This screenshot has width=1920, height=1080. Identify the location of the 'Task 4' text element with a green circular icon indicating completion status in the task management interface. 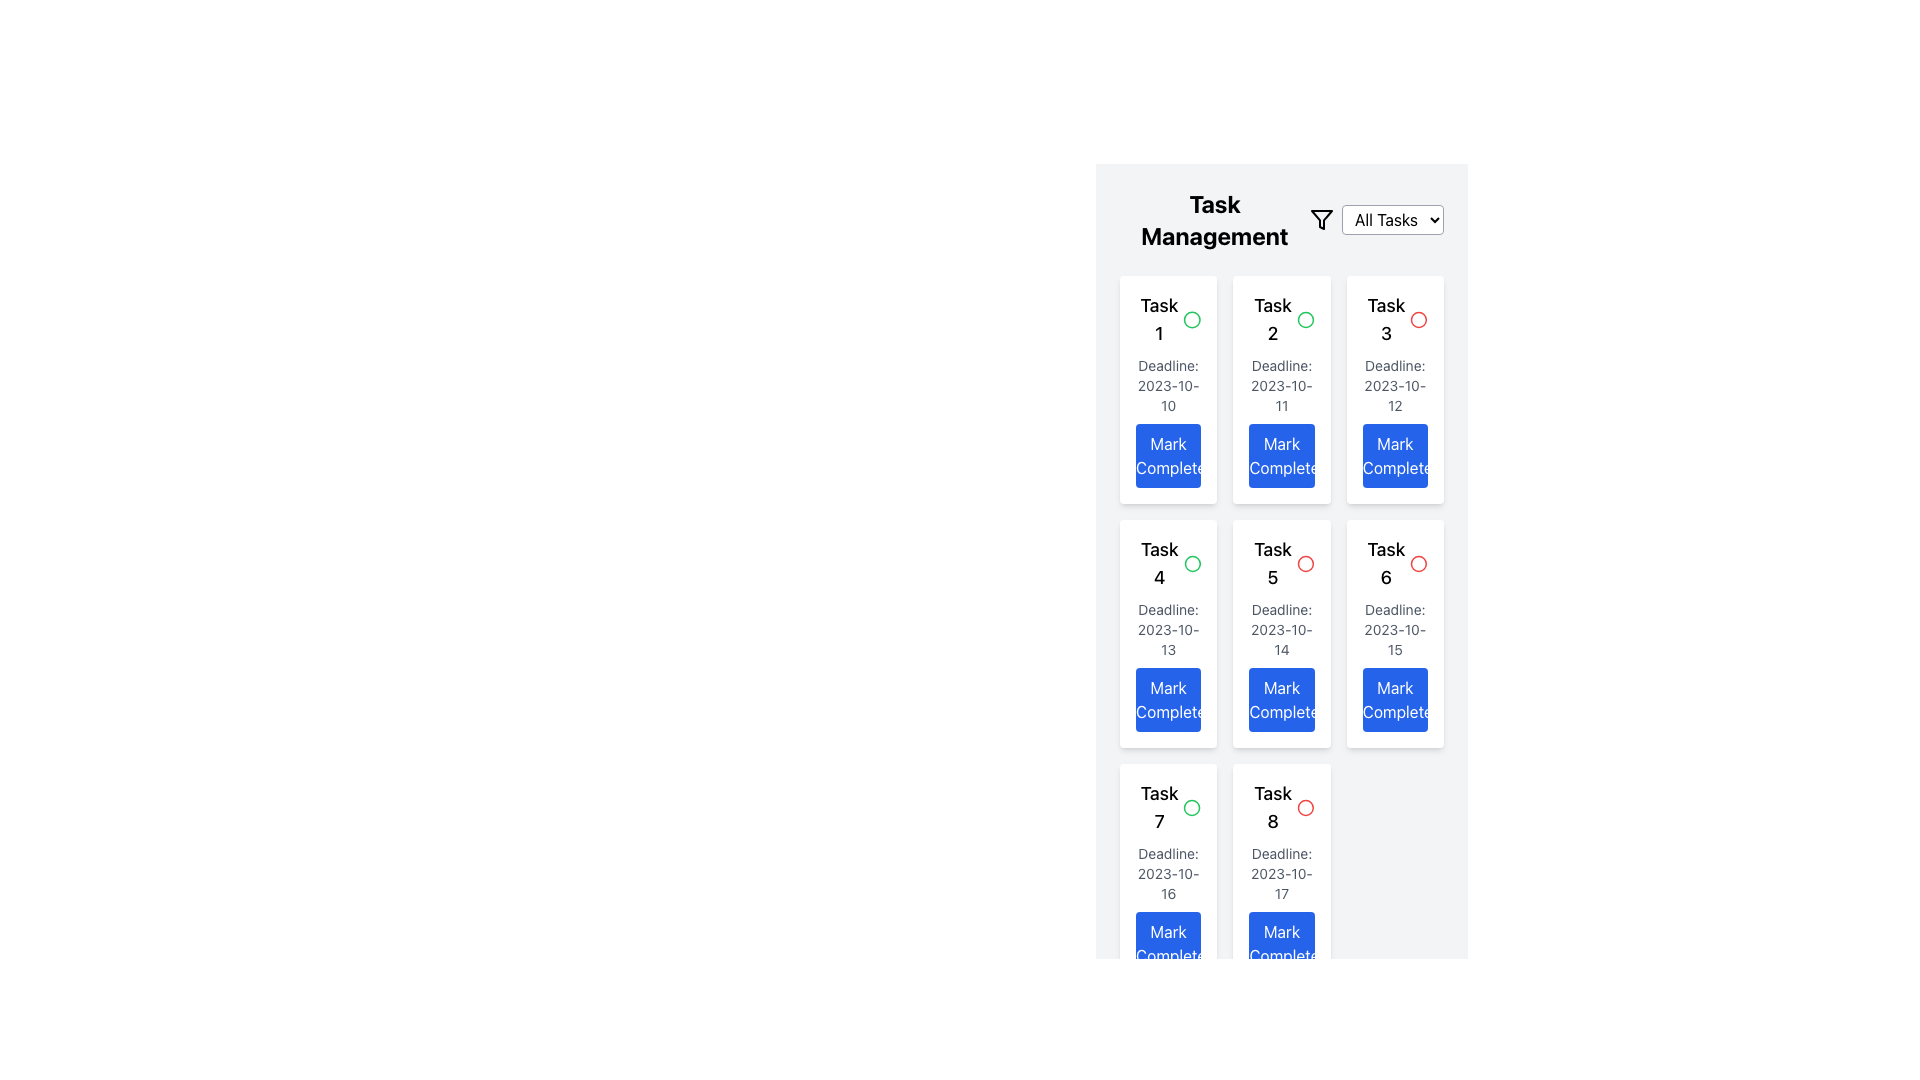
(1168, 563).